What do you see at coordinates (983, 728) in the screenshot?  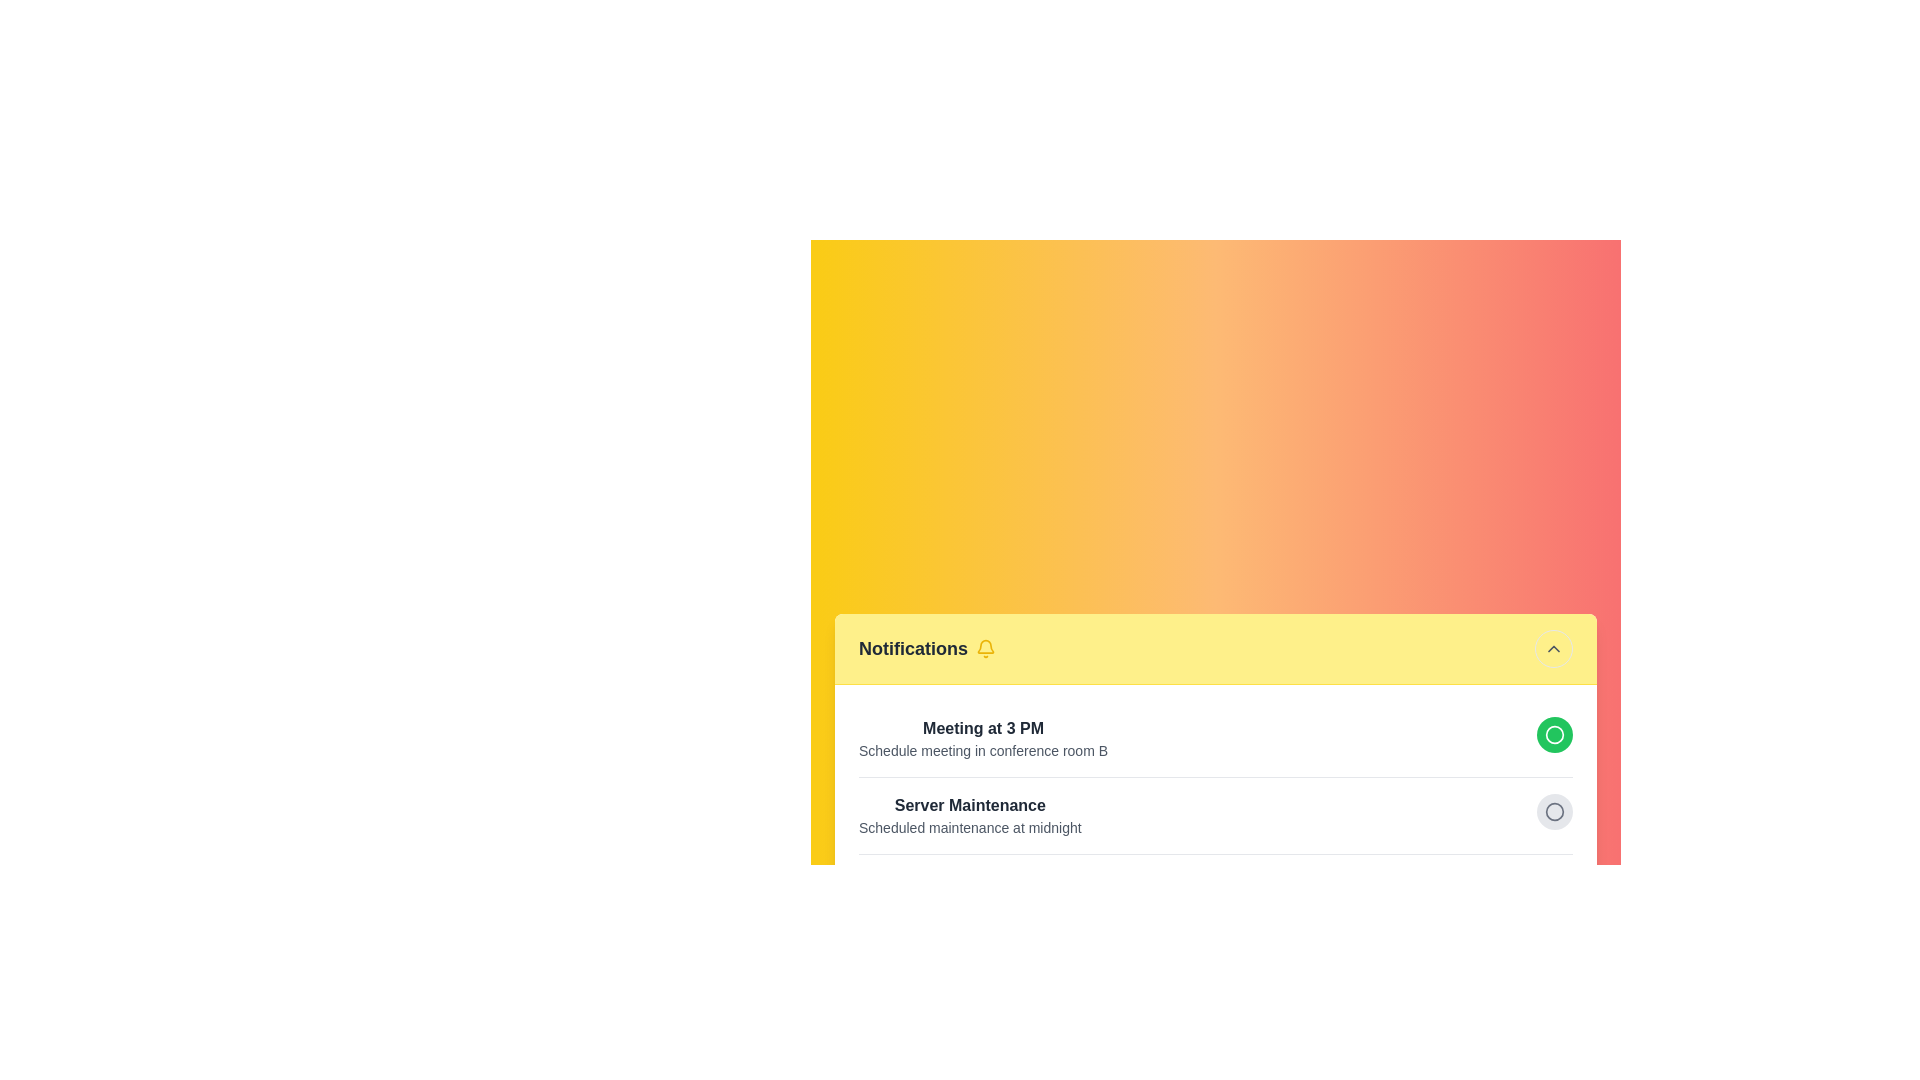 I see `and copy the text label indicating a meeting event scheduled at '3 PM', which serves as a summary or title of the event` at bounding box center [983, 728].